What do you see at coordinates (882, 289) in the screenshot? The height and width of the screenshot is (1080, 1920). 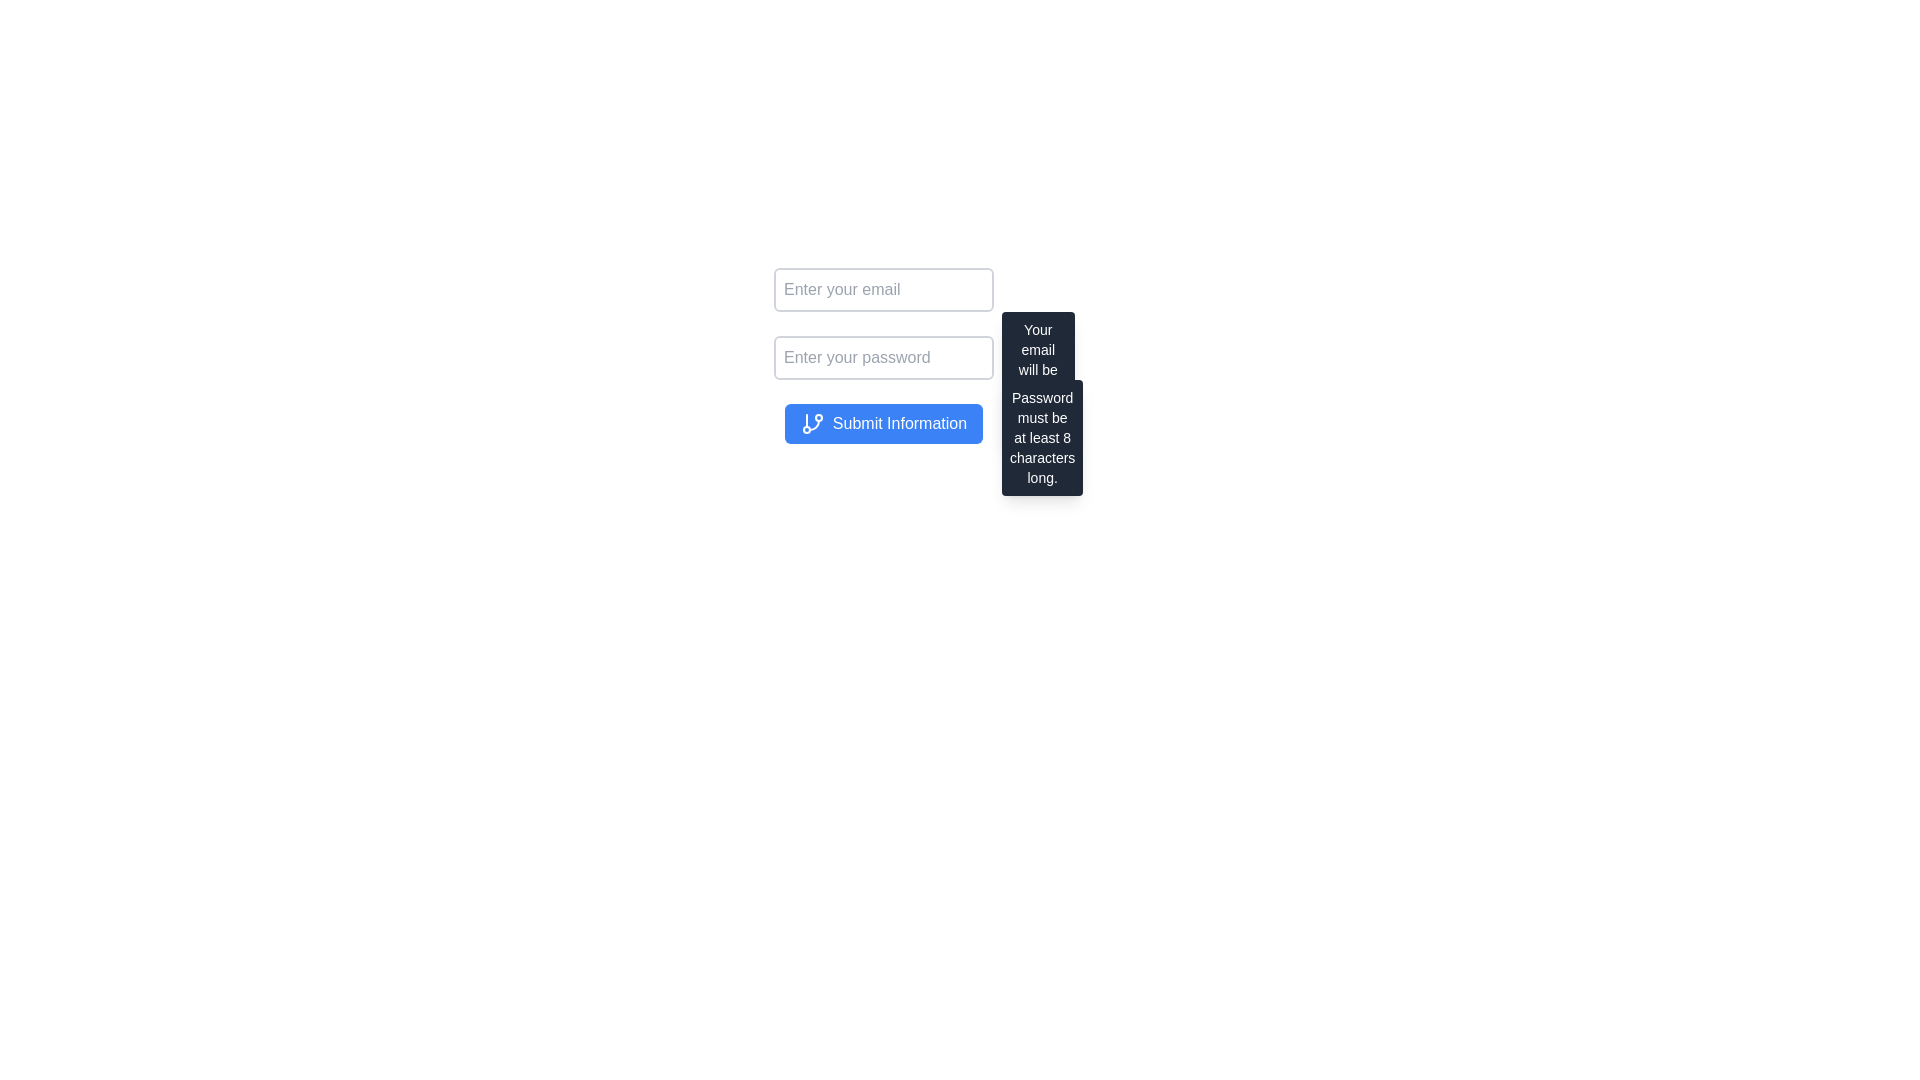 I see `the email input field, which is identified by its placeholder text 'Enter your email' and is positioned above the password input field in the form group` at bounding box center [882, 289].